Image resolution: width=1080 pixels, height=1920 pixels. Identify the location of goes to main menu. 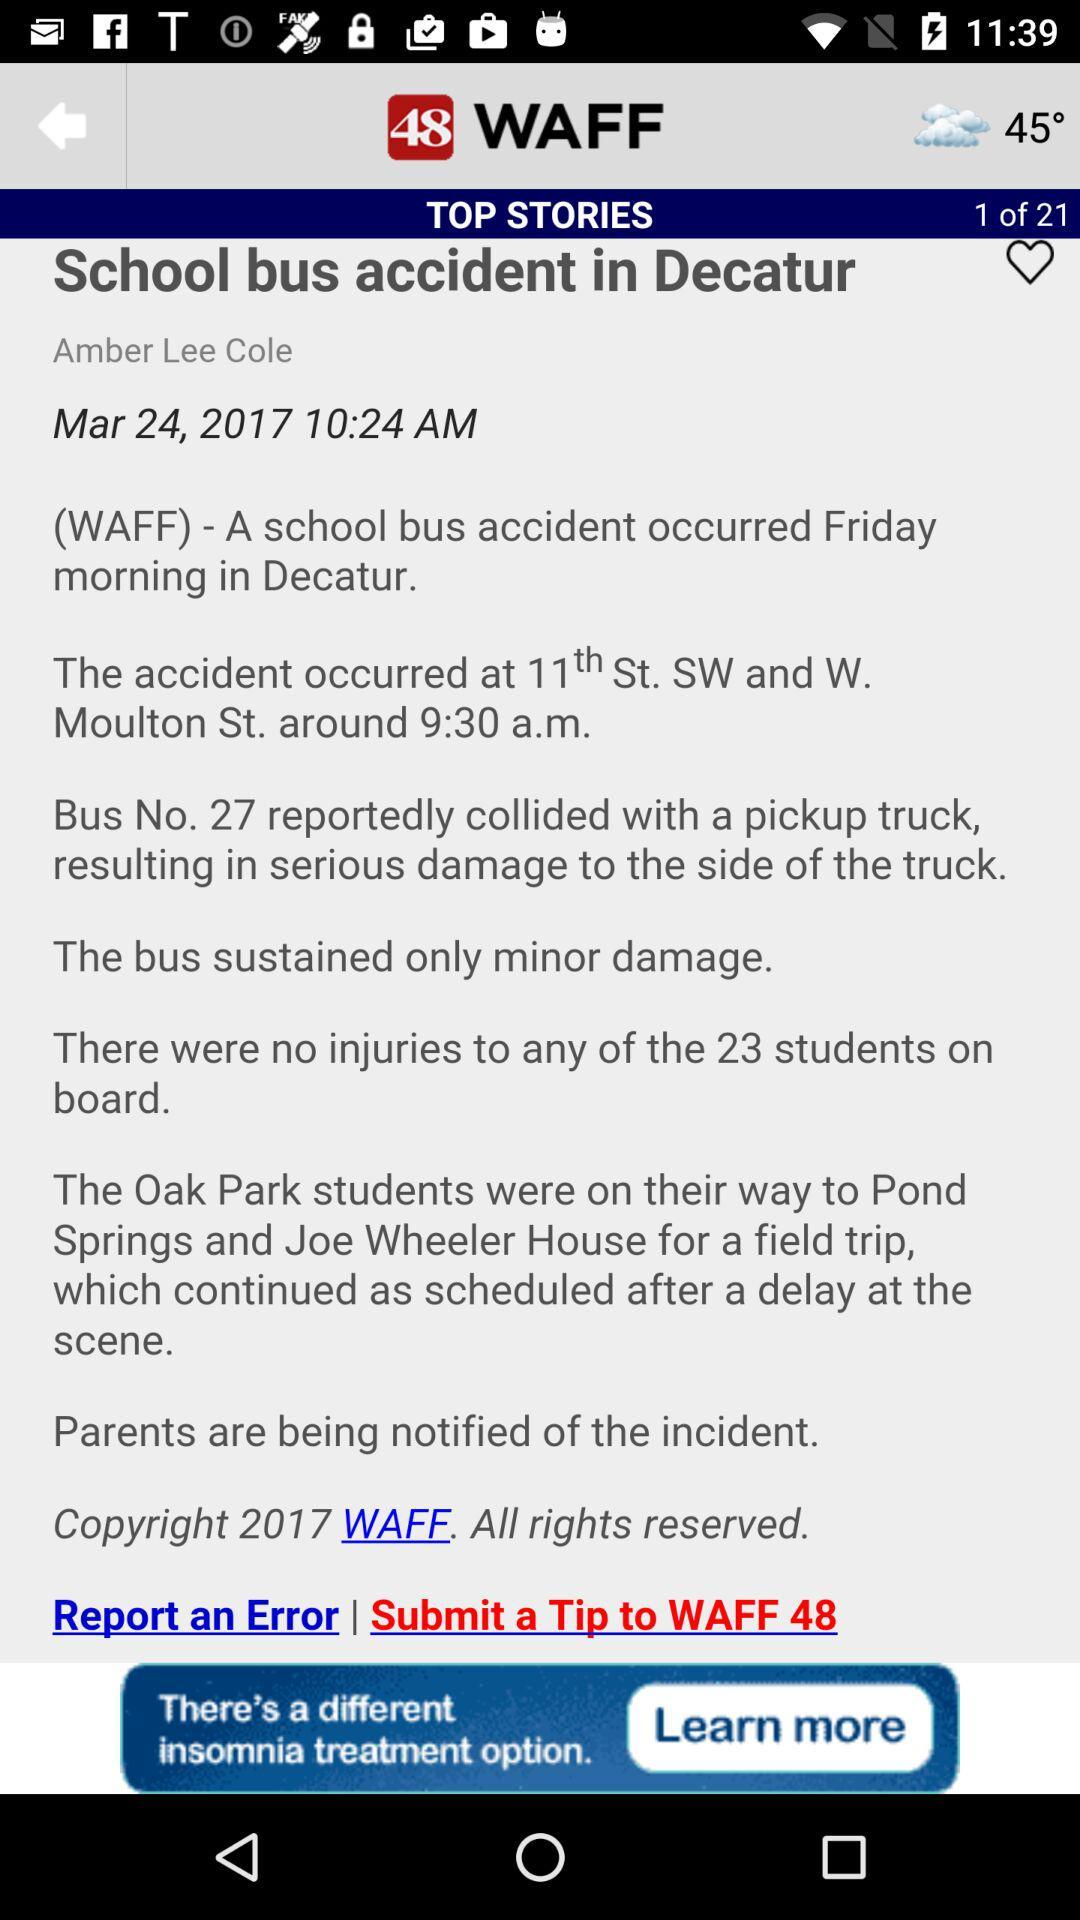
(540, 124).